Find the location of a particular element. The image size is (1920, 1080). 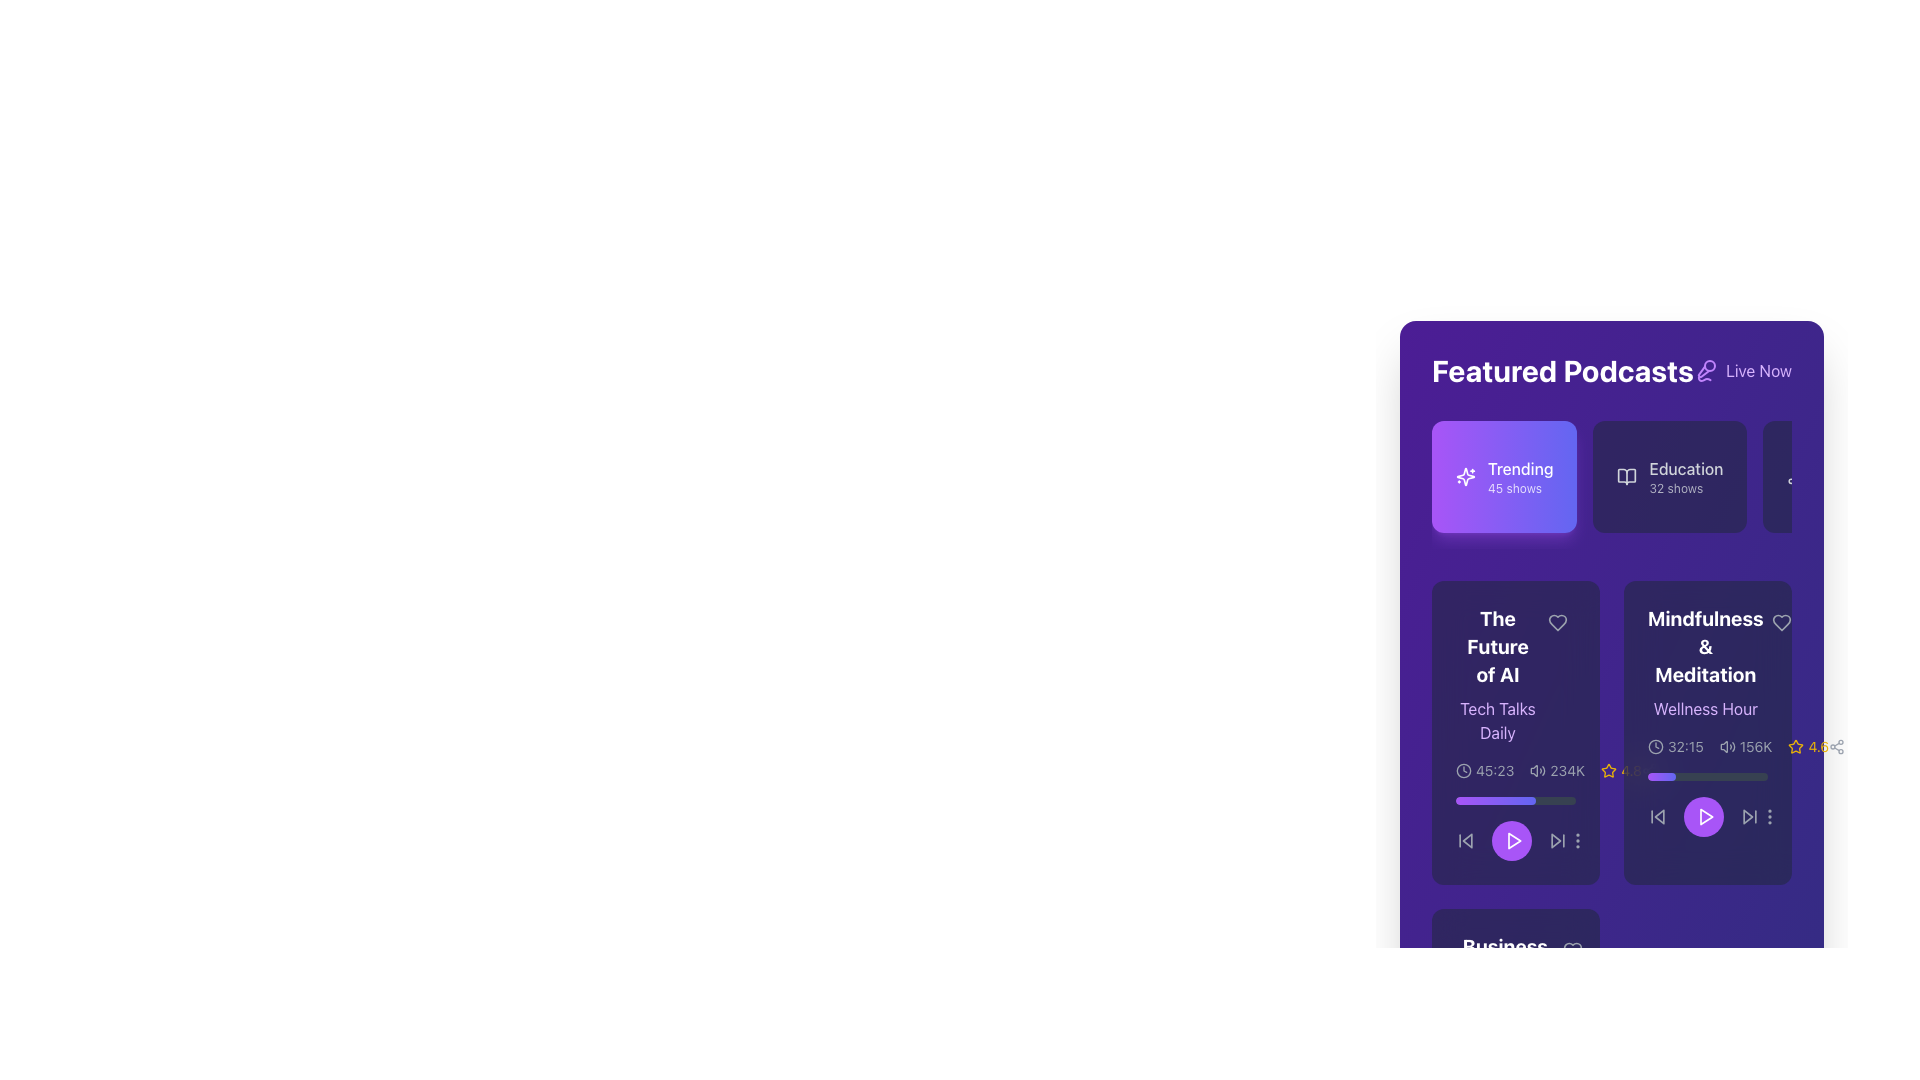

the composite information display element that includes the duration label '45:23', a speaker icon, and the number '234K' located below the title 'The Future of AI' and subtitle 'Tech Talks Daily' is located at coordinates (1516, 770).